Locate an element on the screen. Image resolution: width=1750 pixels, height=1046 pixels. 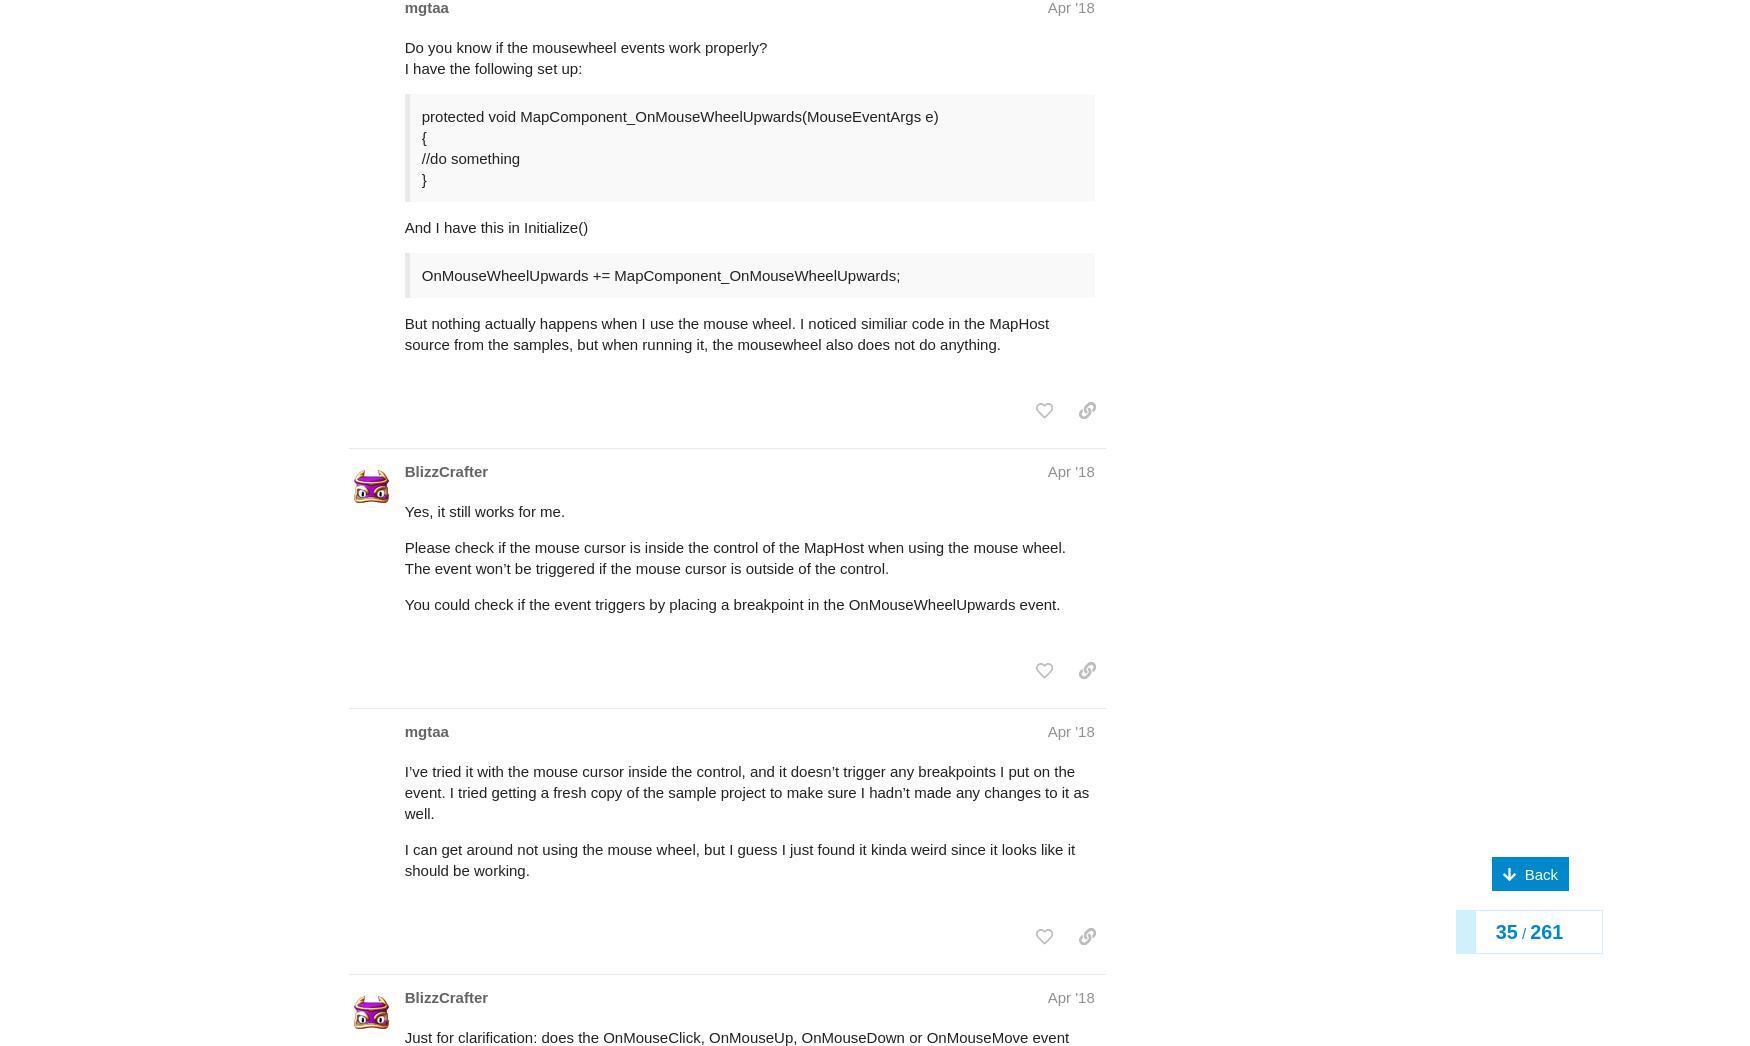
'But nothing actually happens when I use the mouse wheel.  I noticed similiar code in the MapHost source from the samples, but when running it, the mousewheel also does not do anything.' is located at coordinates (726, 254).